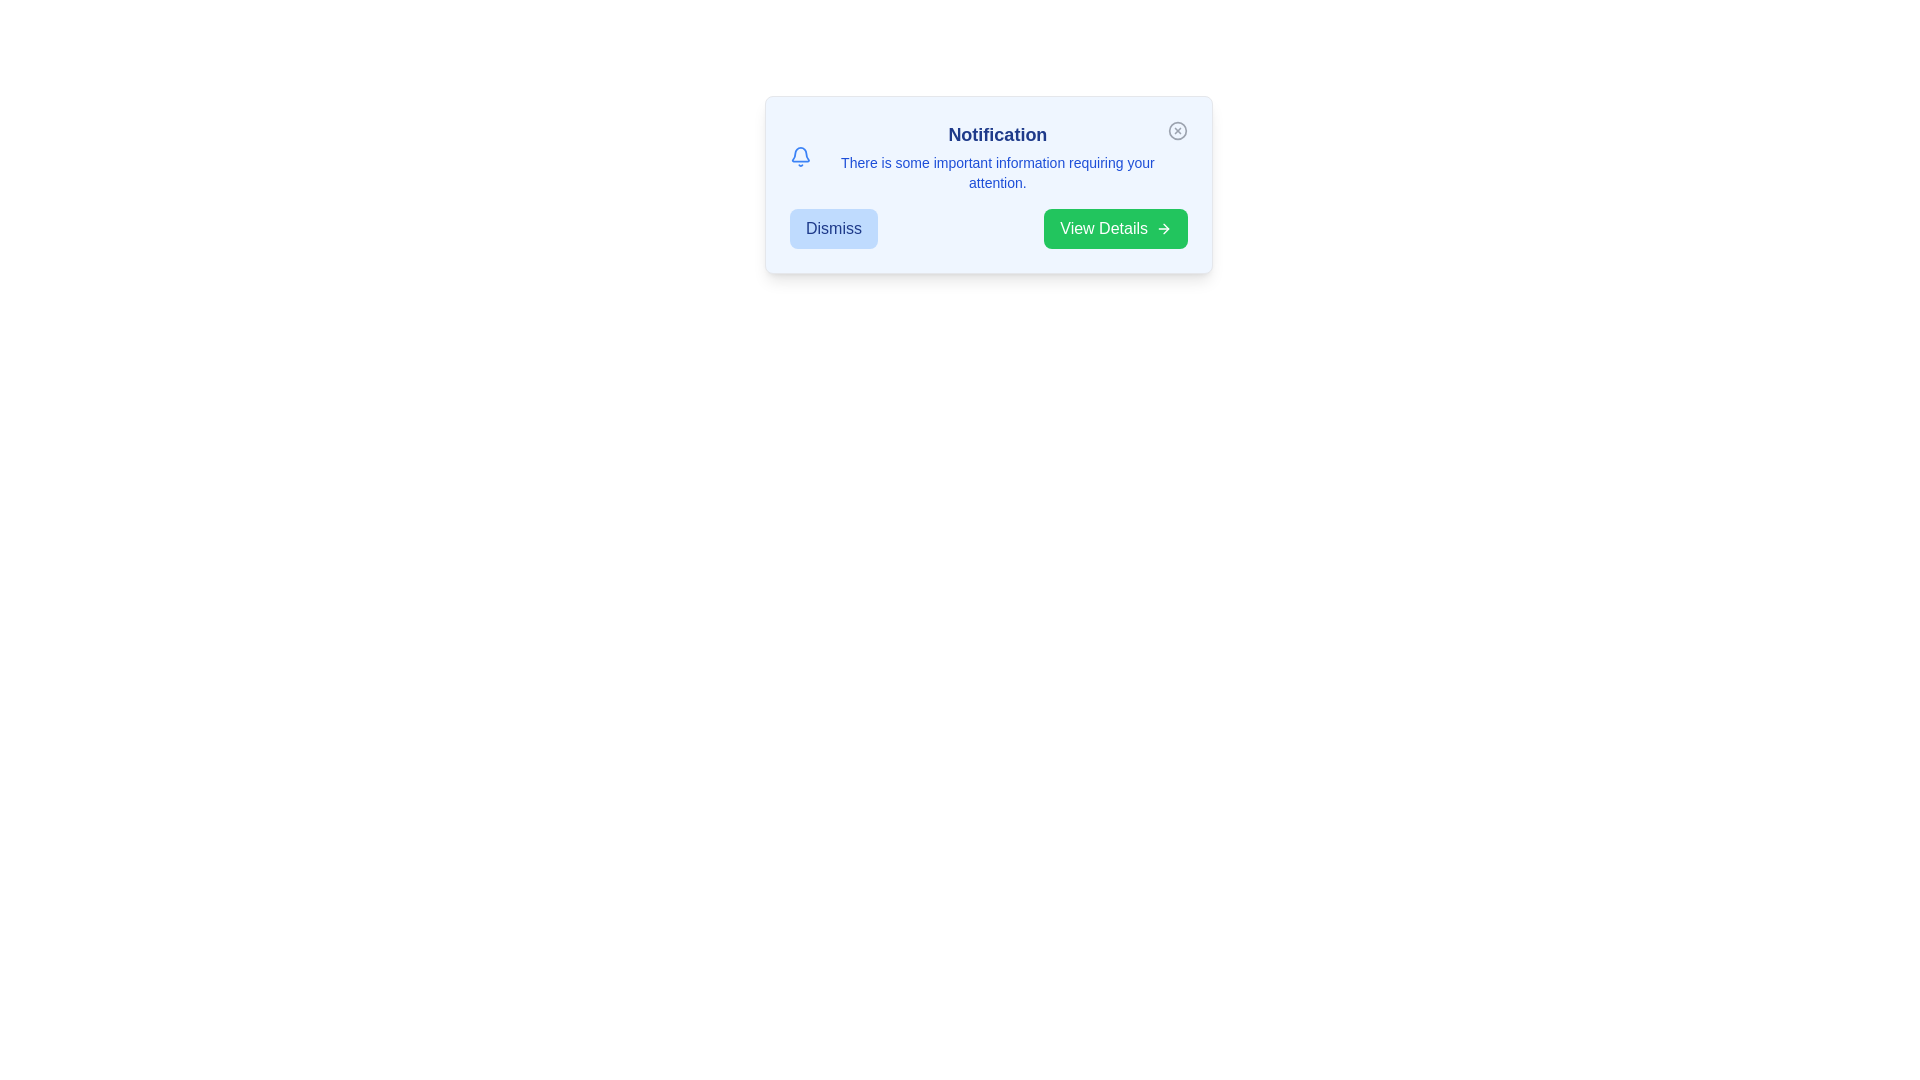  I want to click on 'View Details' button to proceed to more information, so click(1115, 227).